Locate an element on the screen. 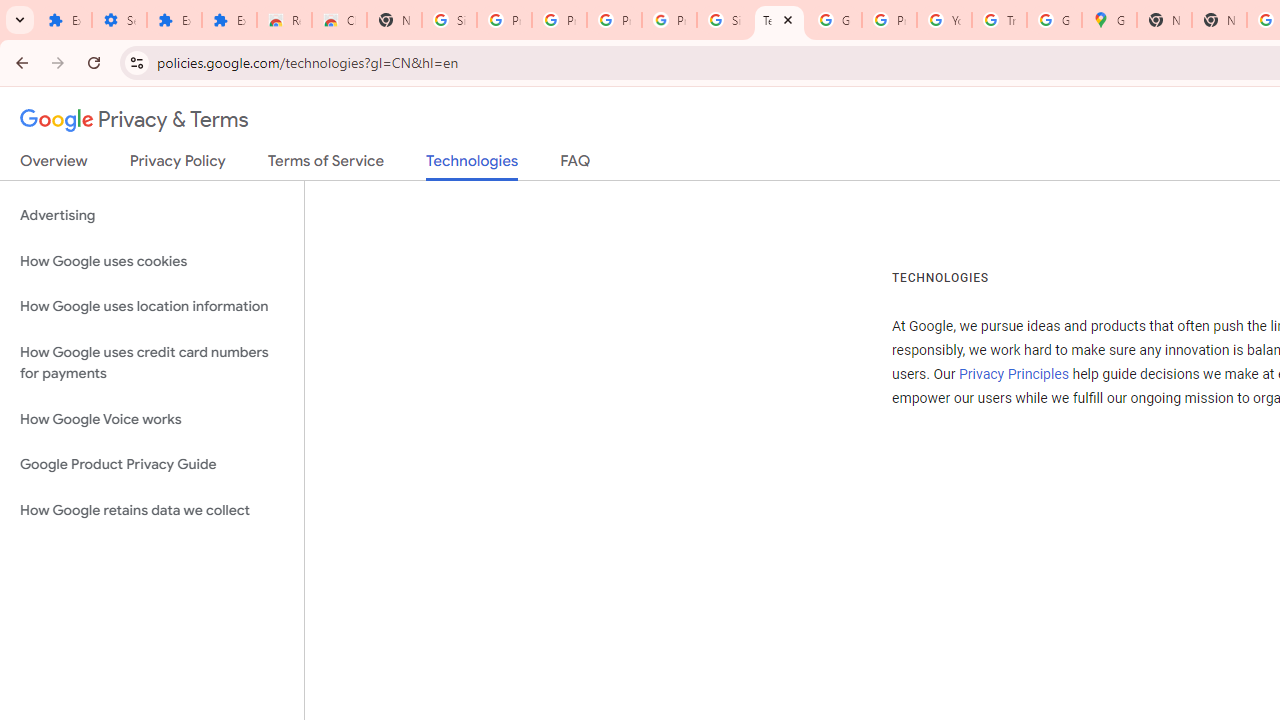 This screenshot has width=1280, height=720. 'How Google uses cookies' is located at coordinates (151, 260).